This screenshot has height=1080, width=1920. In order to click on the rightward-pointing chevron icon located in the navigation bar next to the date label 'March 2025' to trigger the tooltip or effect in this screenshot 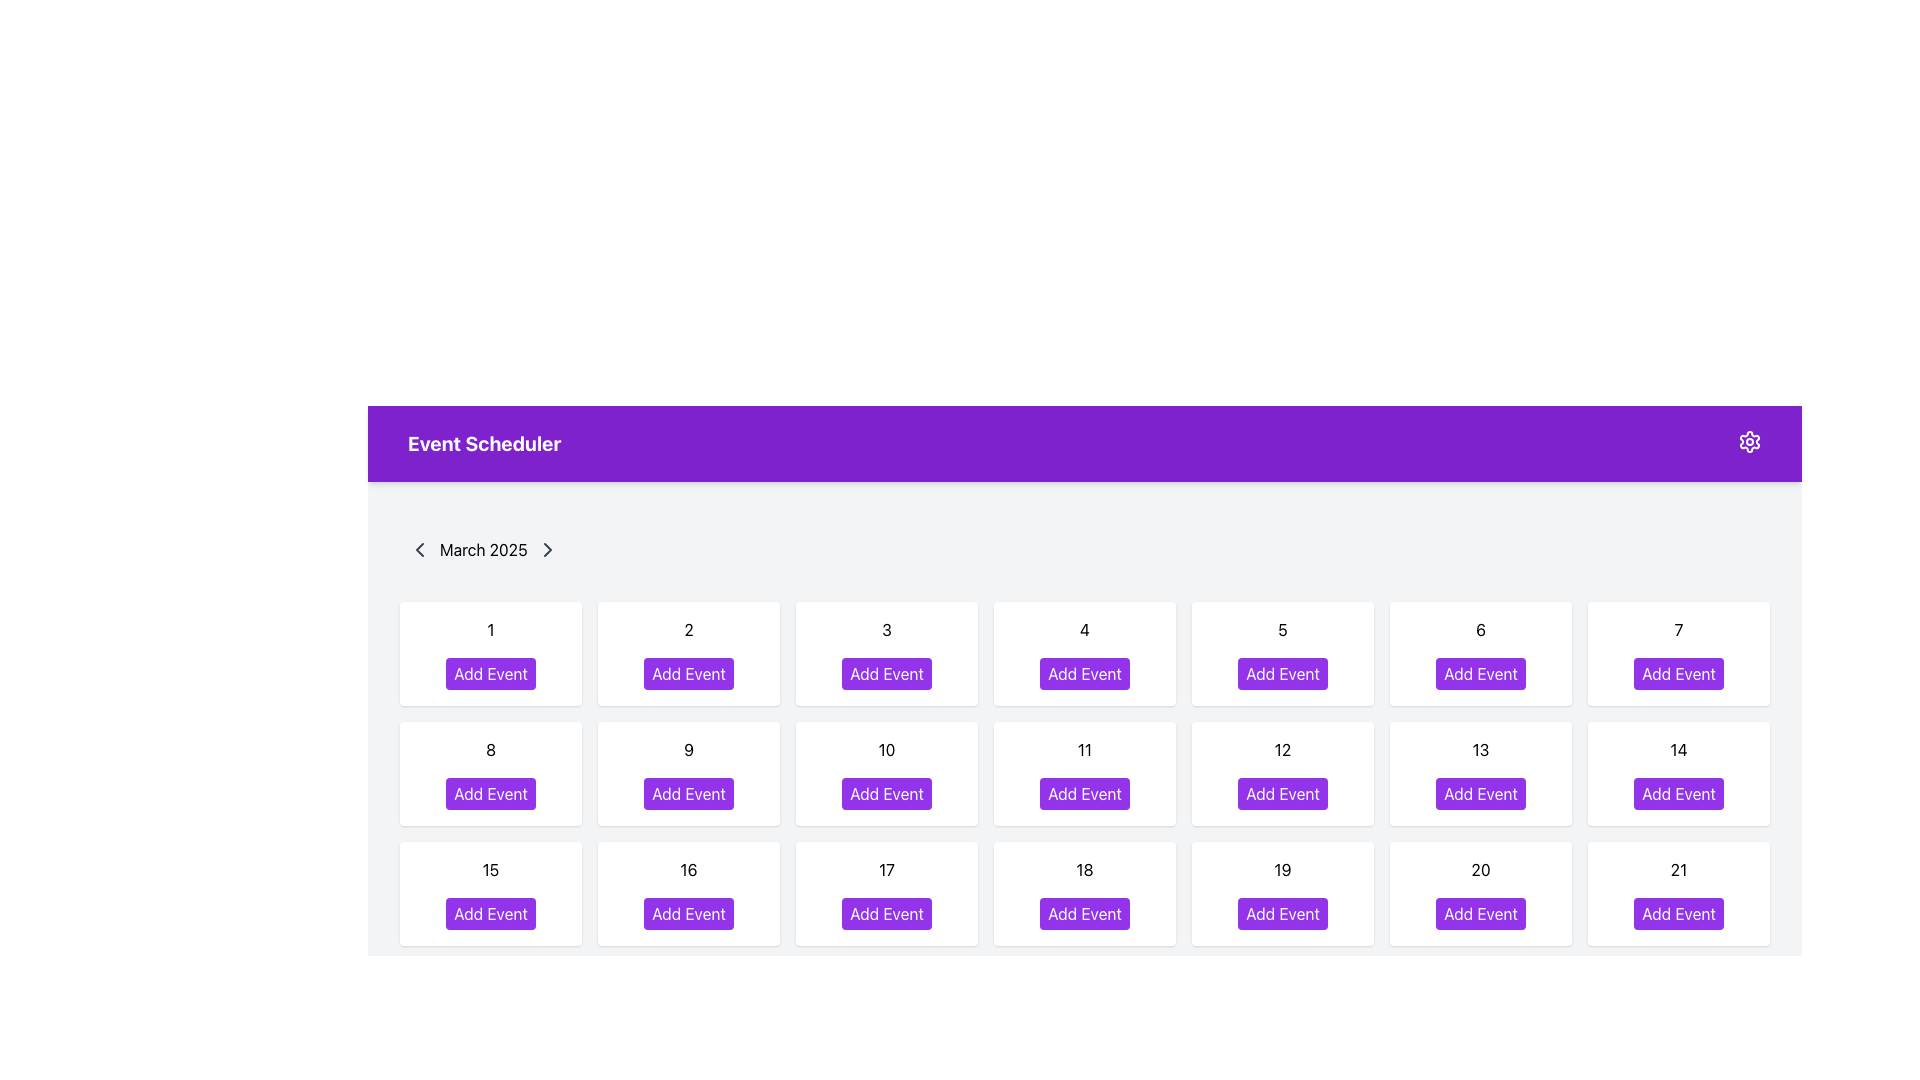, I will do `click(547, 550)`.